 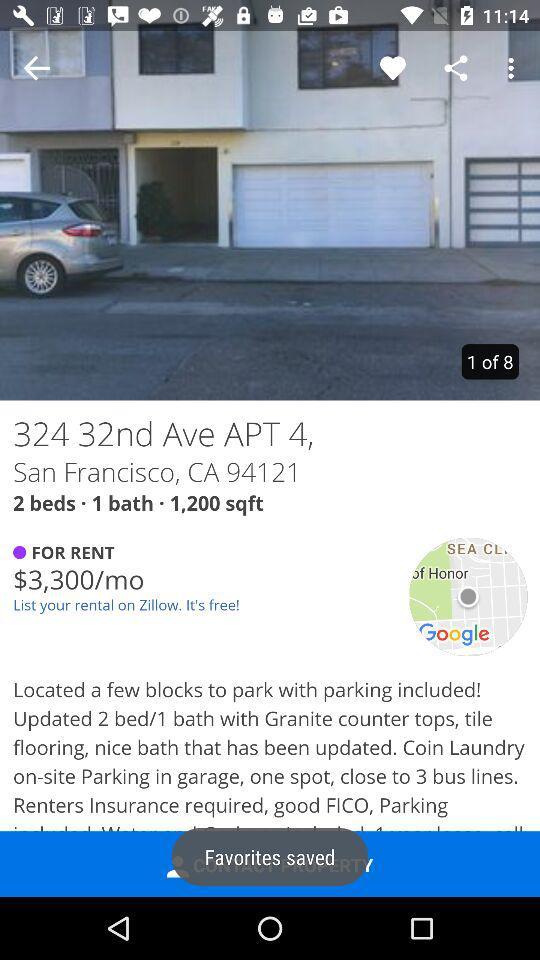 What do you see at coordinates (456, 68) in the screenshot?
I see `the icon beside heart symbol` at bounding box center [456, 68].